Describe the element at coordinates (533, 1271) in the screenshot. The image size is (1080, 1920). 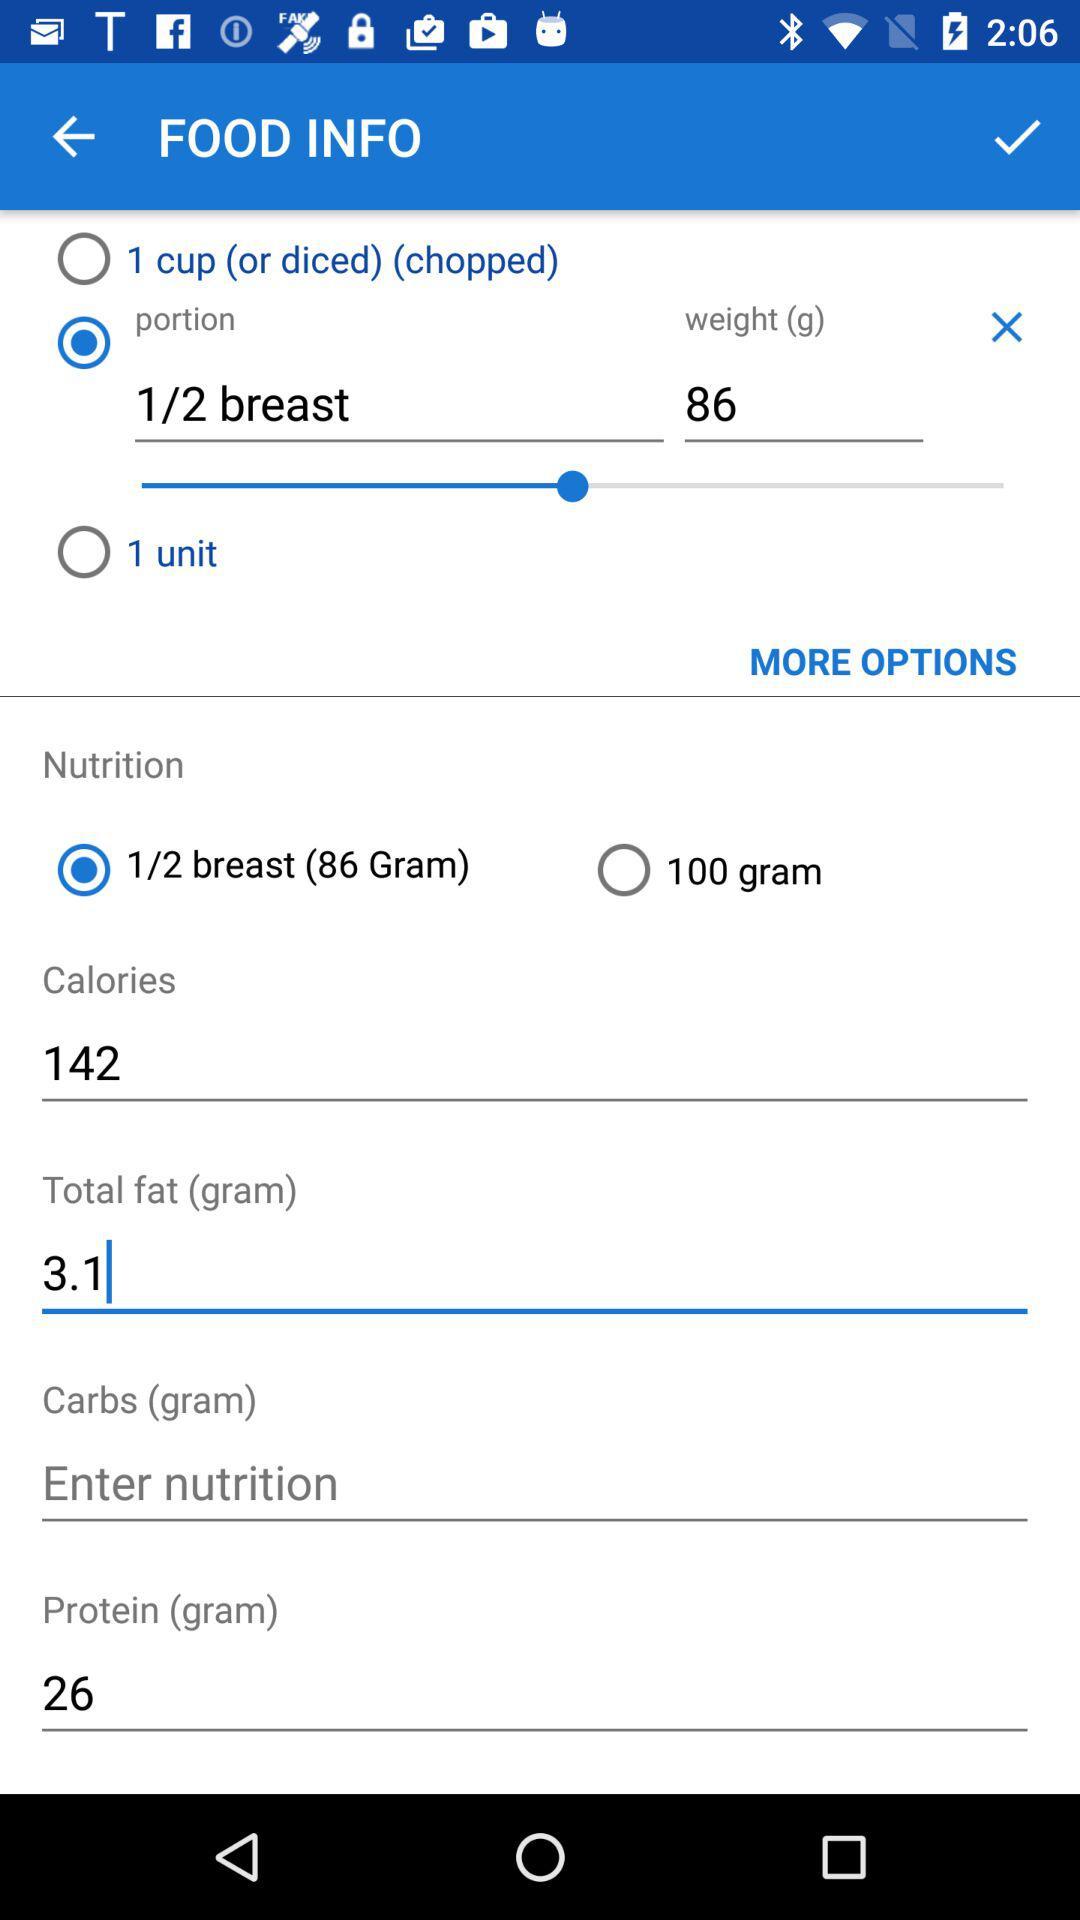
I see `icon below the total fat (gram) item` at that location.